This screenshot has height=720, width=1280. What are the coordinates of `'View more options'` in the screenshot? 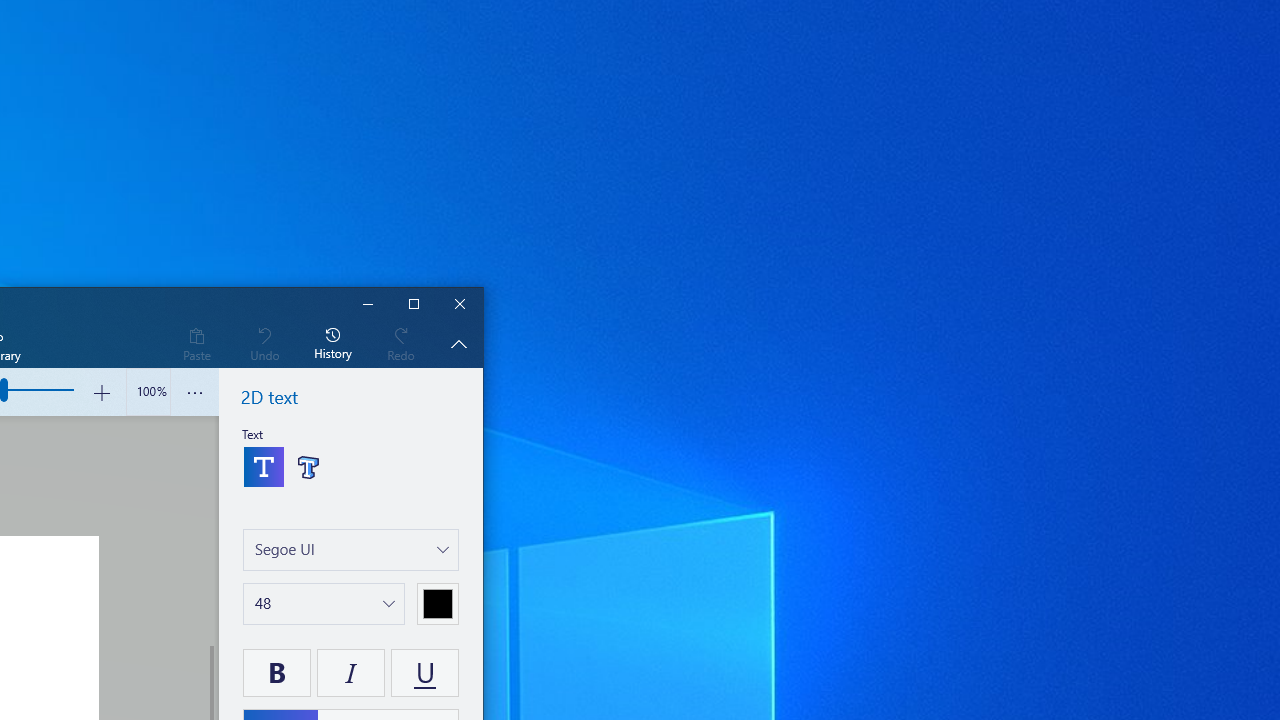 It's located at (195, 392).